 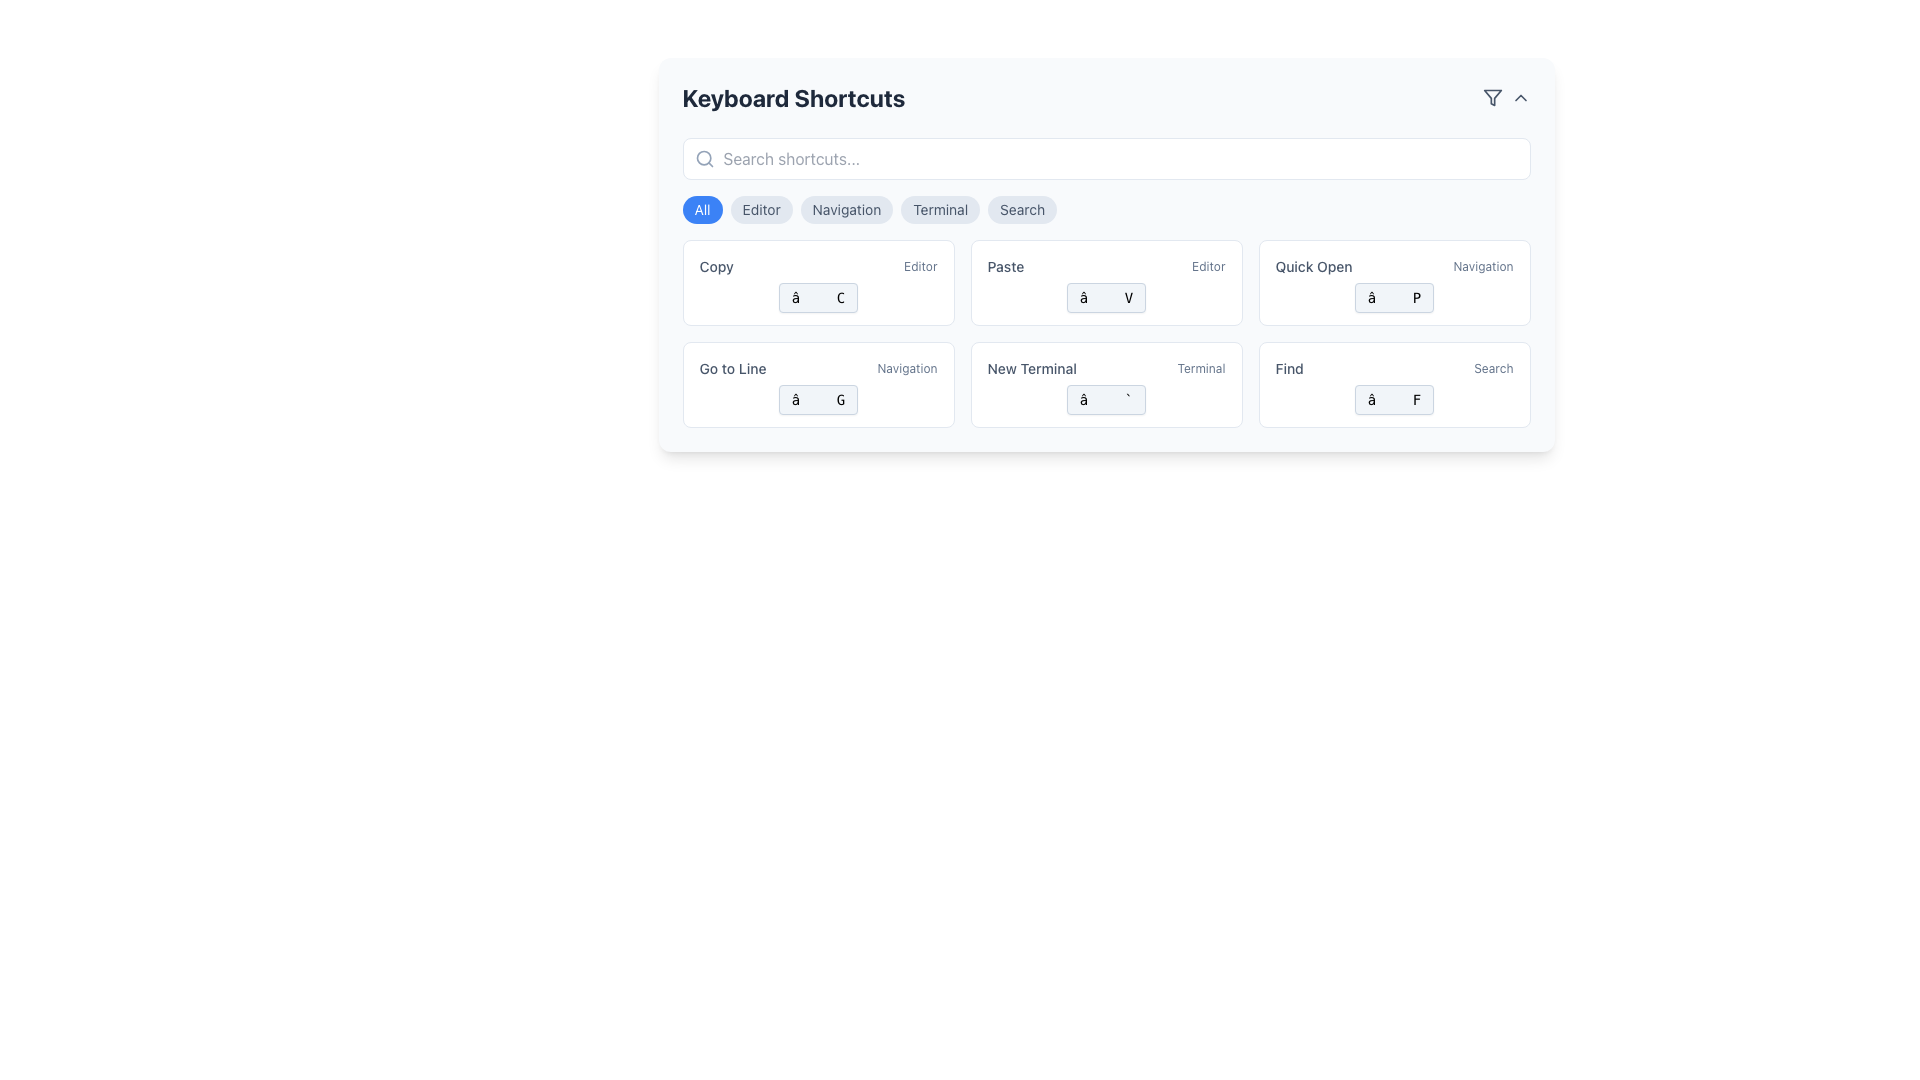 I want to click on the interactive card representing the keyboard shortcut for 'Find', located at the bottom-right of the grid layout, so click(x=1393, y=385).